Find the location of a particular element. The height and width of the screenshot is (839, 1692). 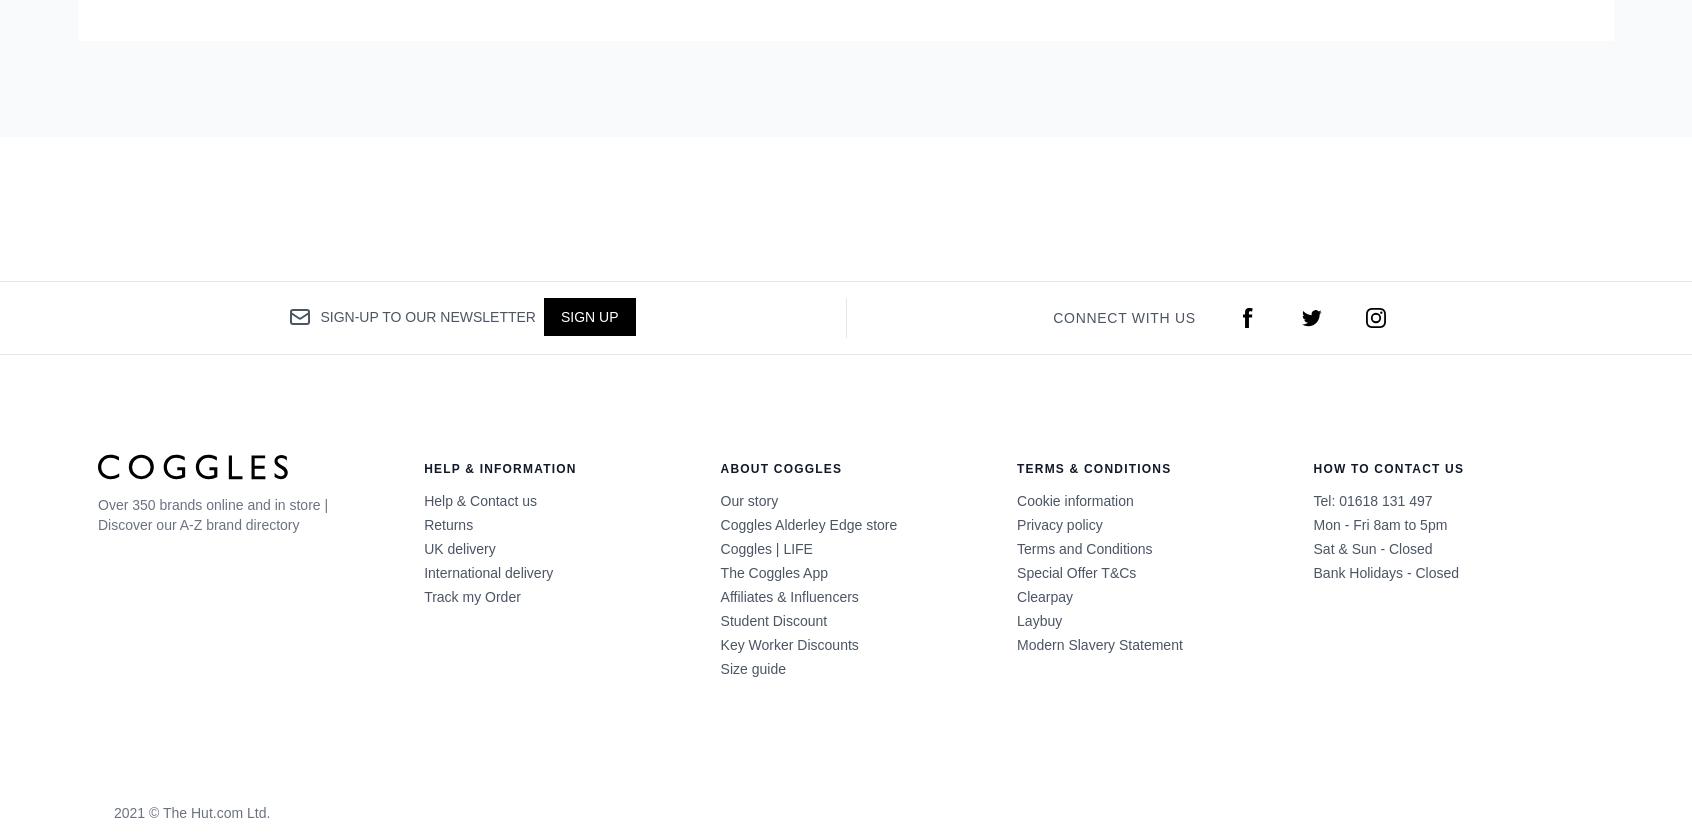

'Sign-up to our newsletter' is located at coordinates (426, 315).